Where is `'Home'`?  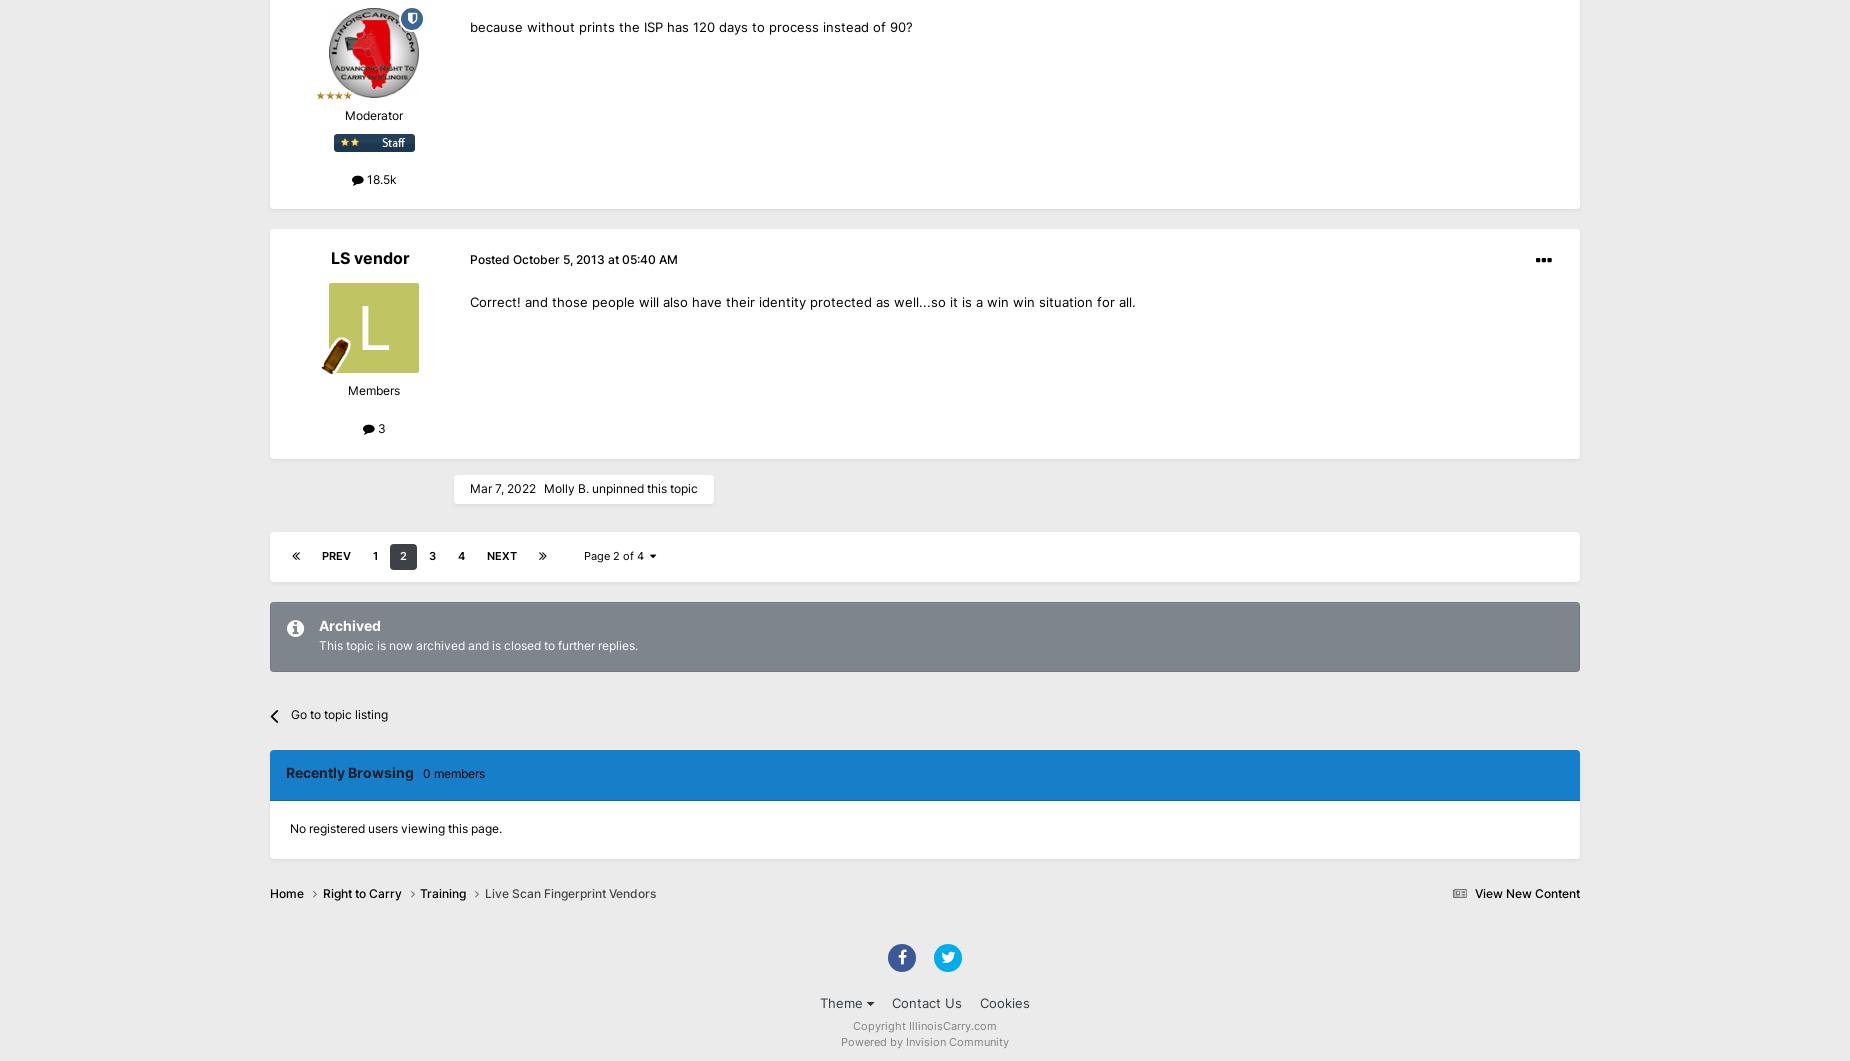
'Home' is located at coordinates (287, 892).